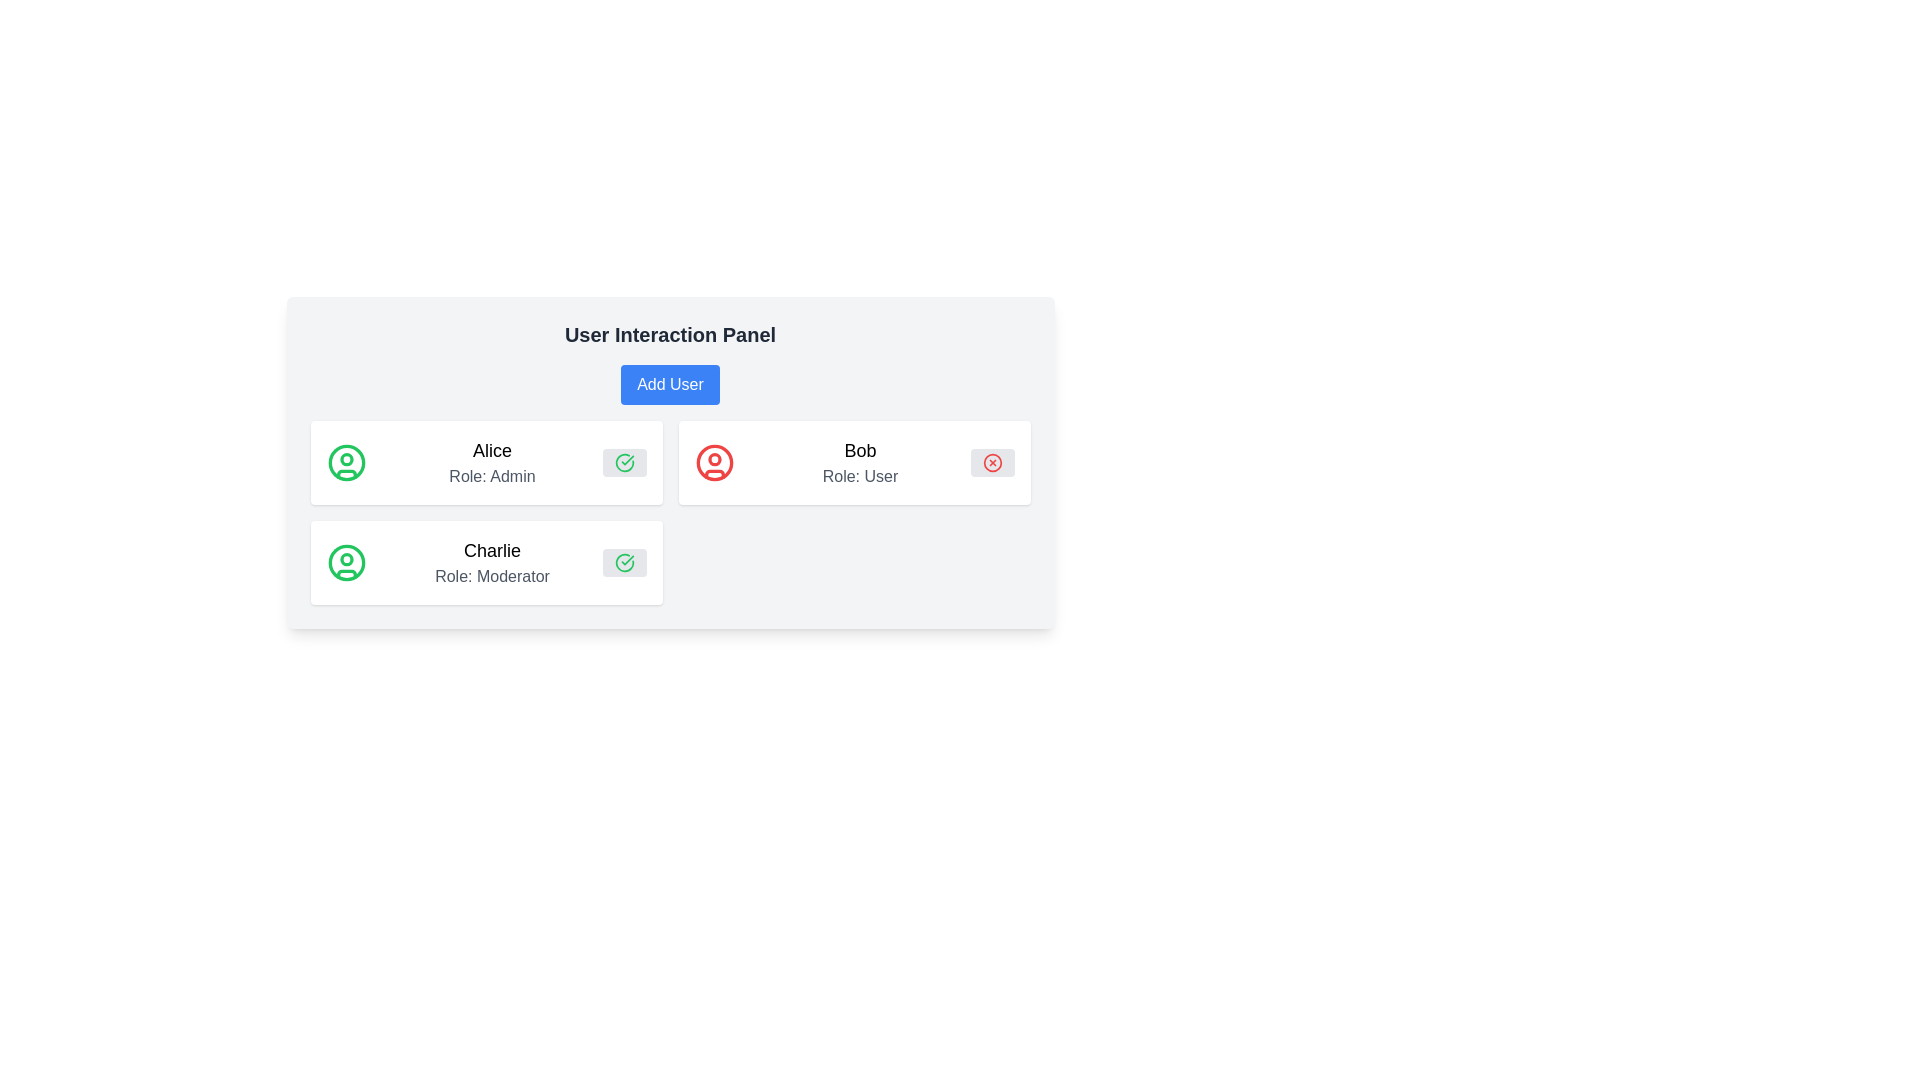  I want to click on the rounded button with a light gray background and a red icon indicating a closing action, located at the far right of the user information panel for 'Bob', so click(992, 462).